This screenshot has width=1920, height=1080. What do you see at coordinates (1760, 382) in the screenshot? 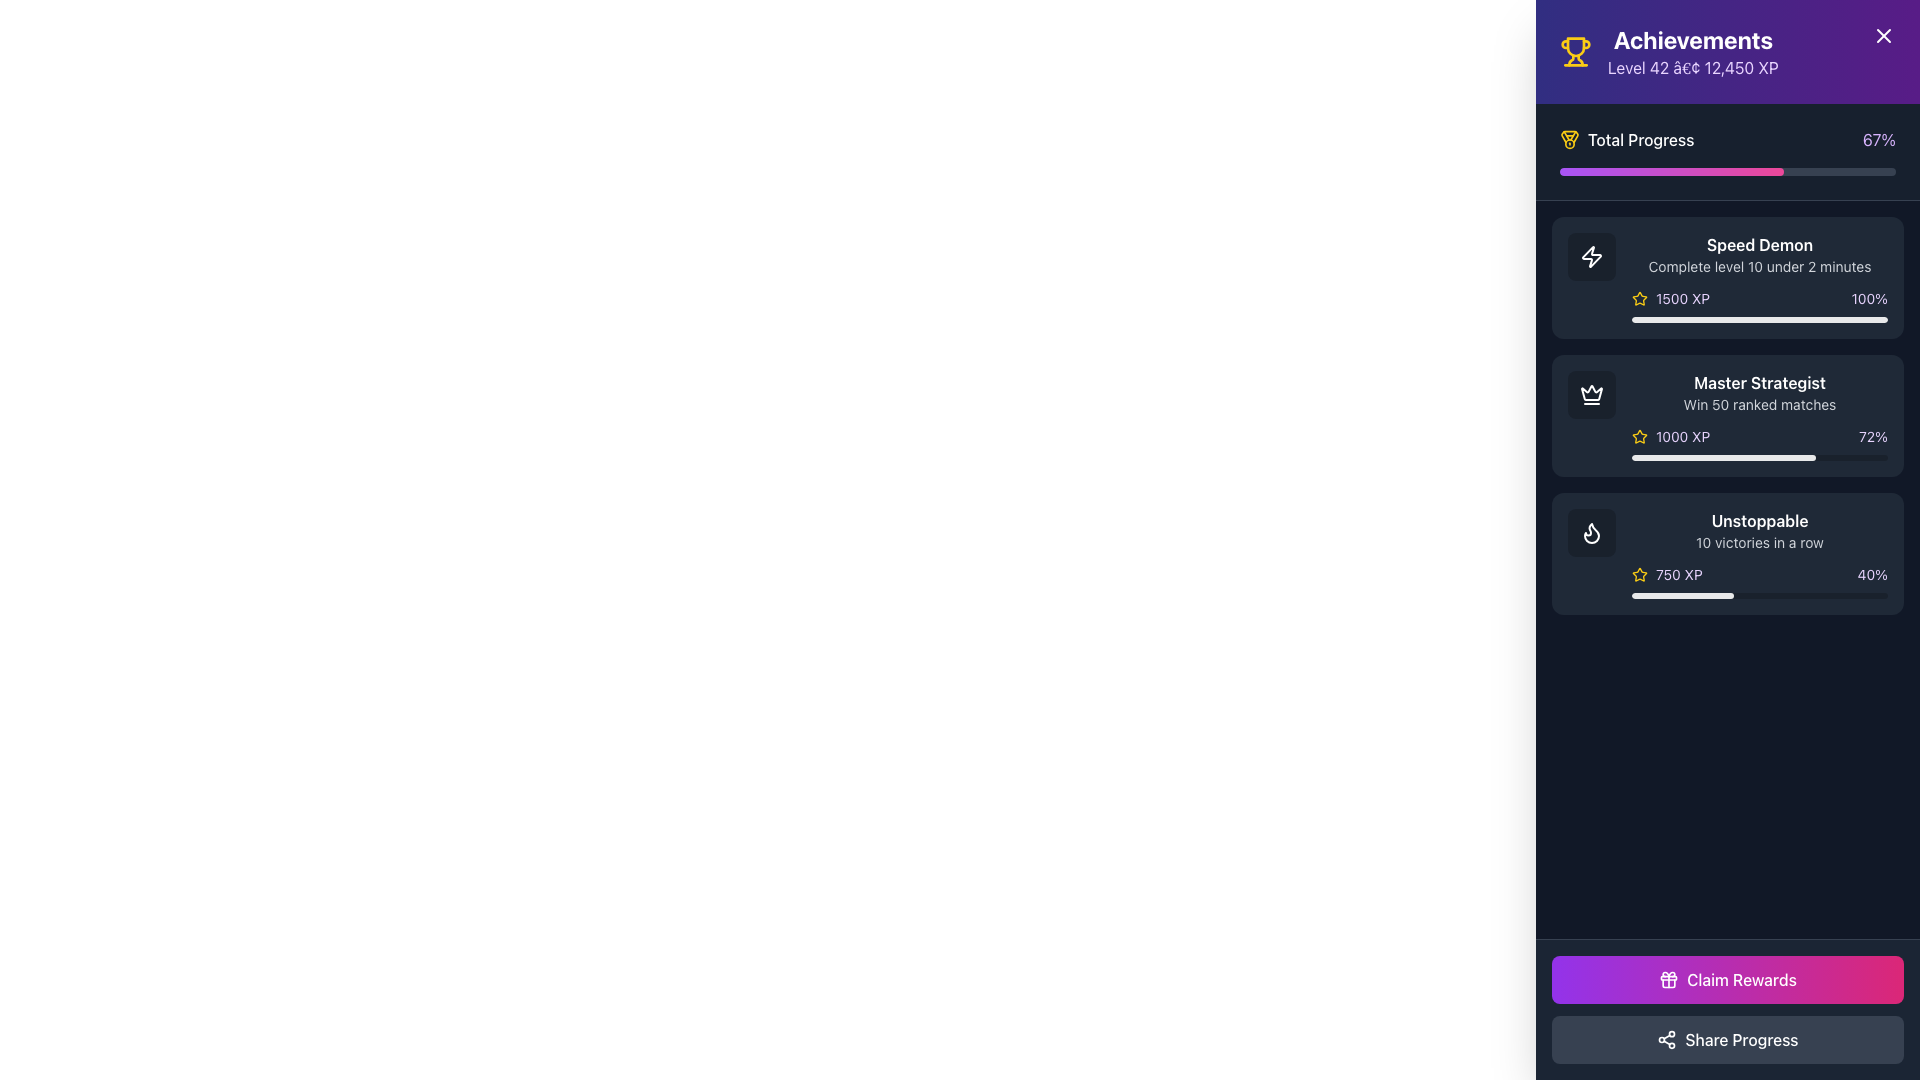
I see `displayed text from the achievement title label, which is centered horizontally near the top of the achievements panel's second section` at bounding box center [1760, 382].